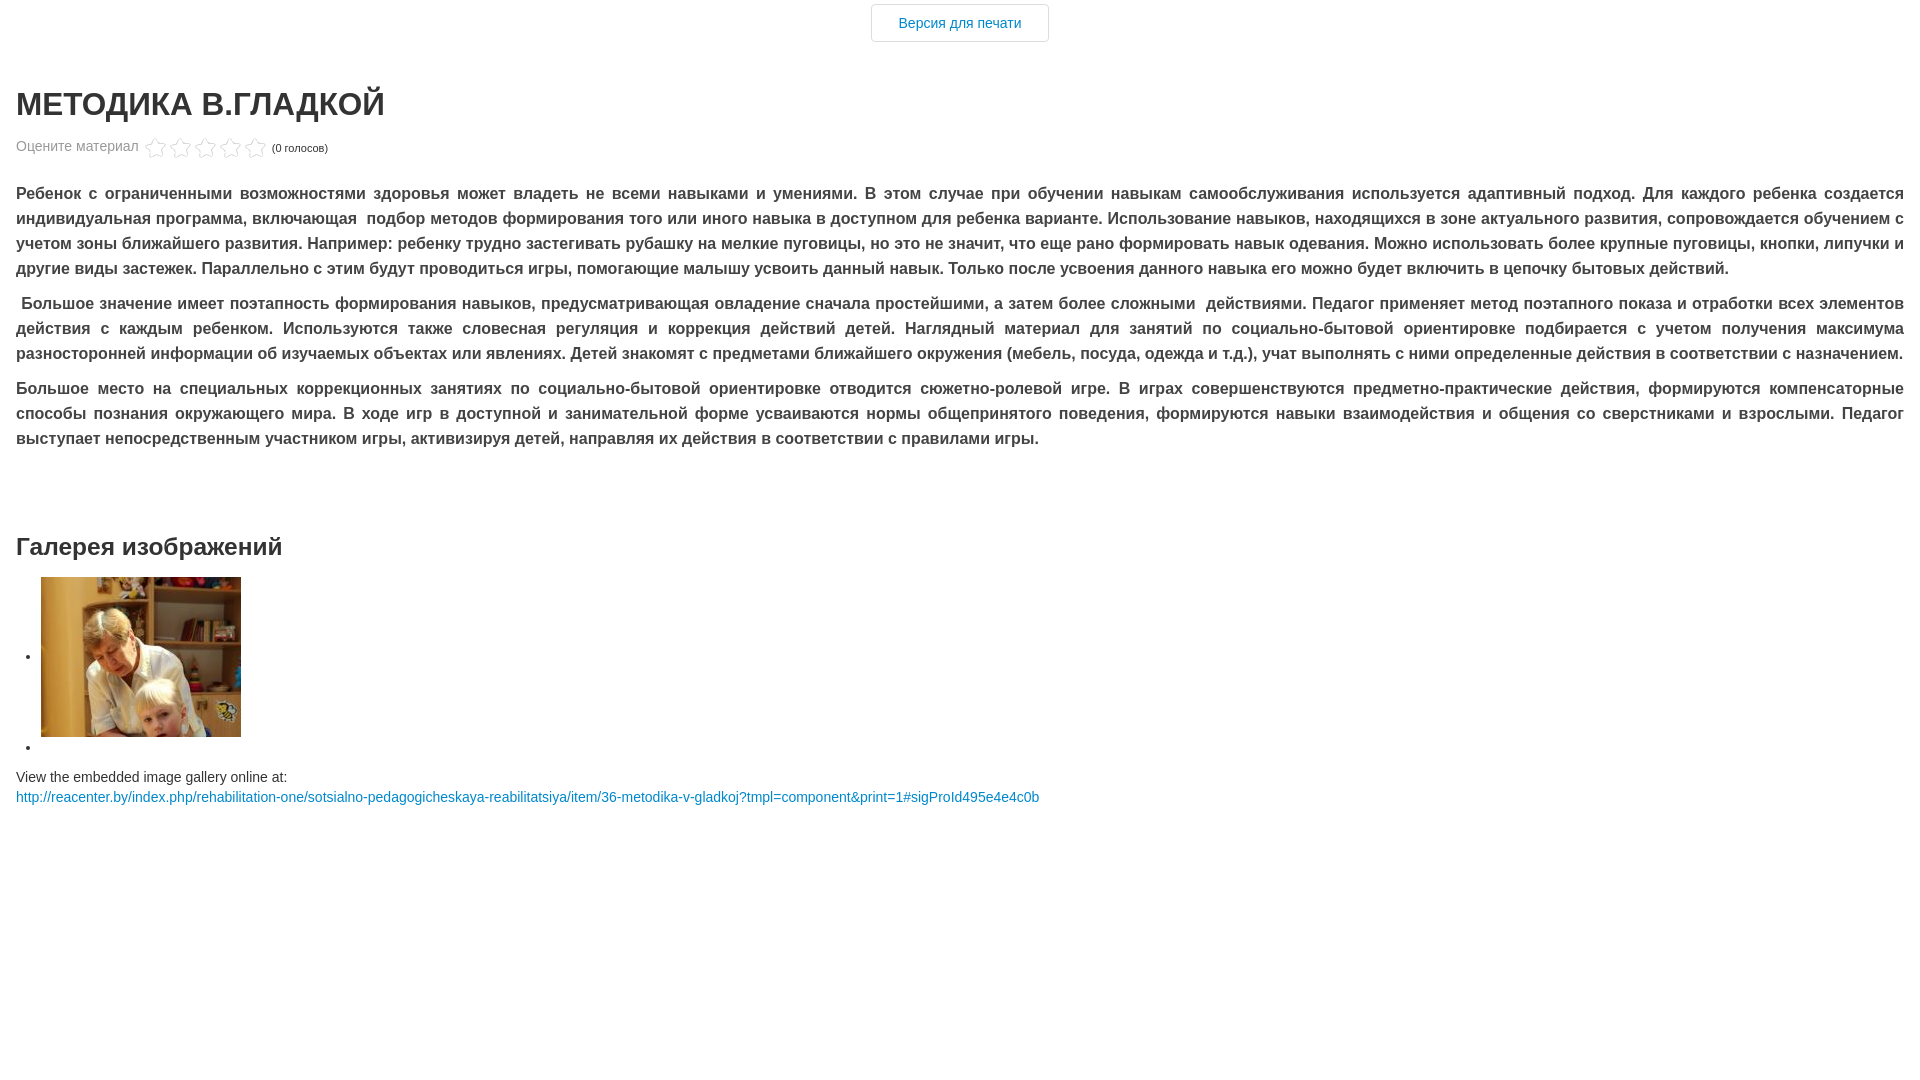 The image size is (1920, 1080). I want to click on '3', so click(180, 147).